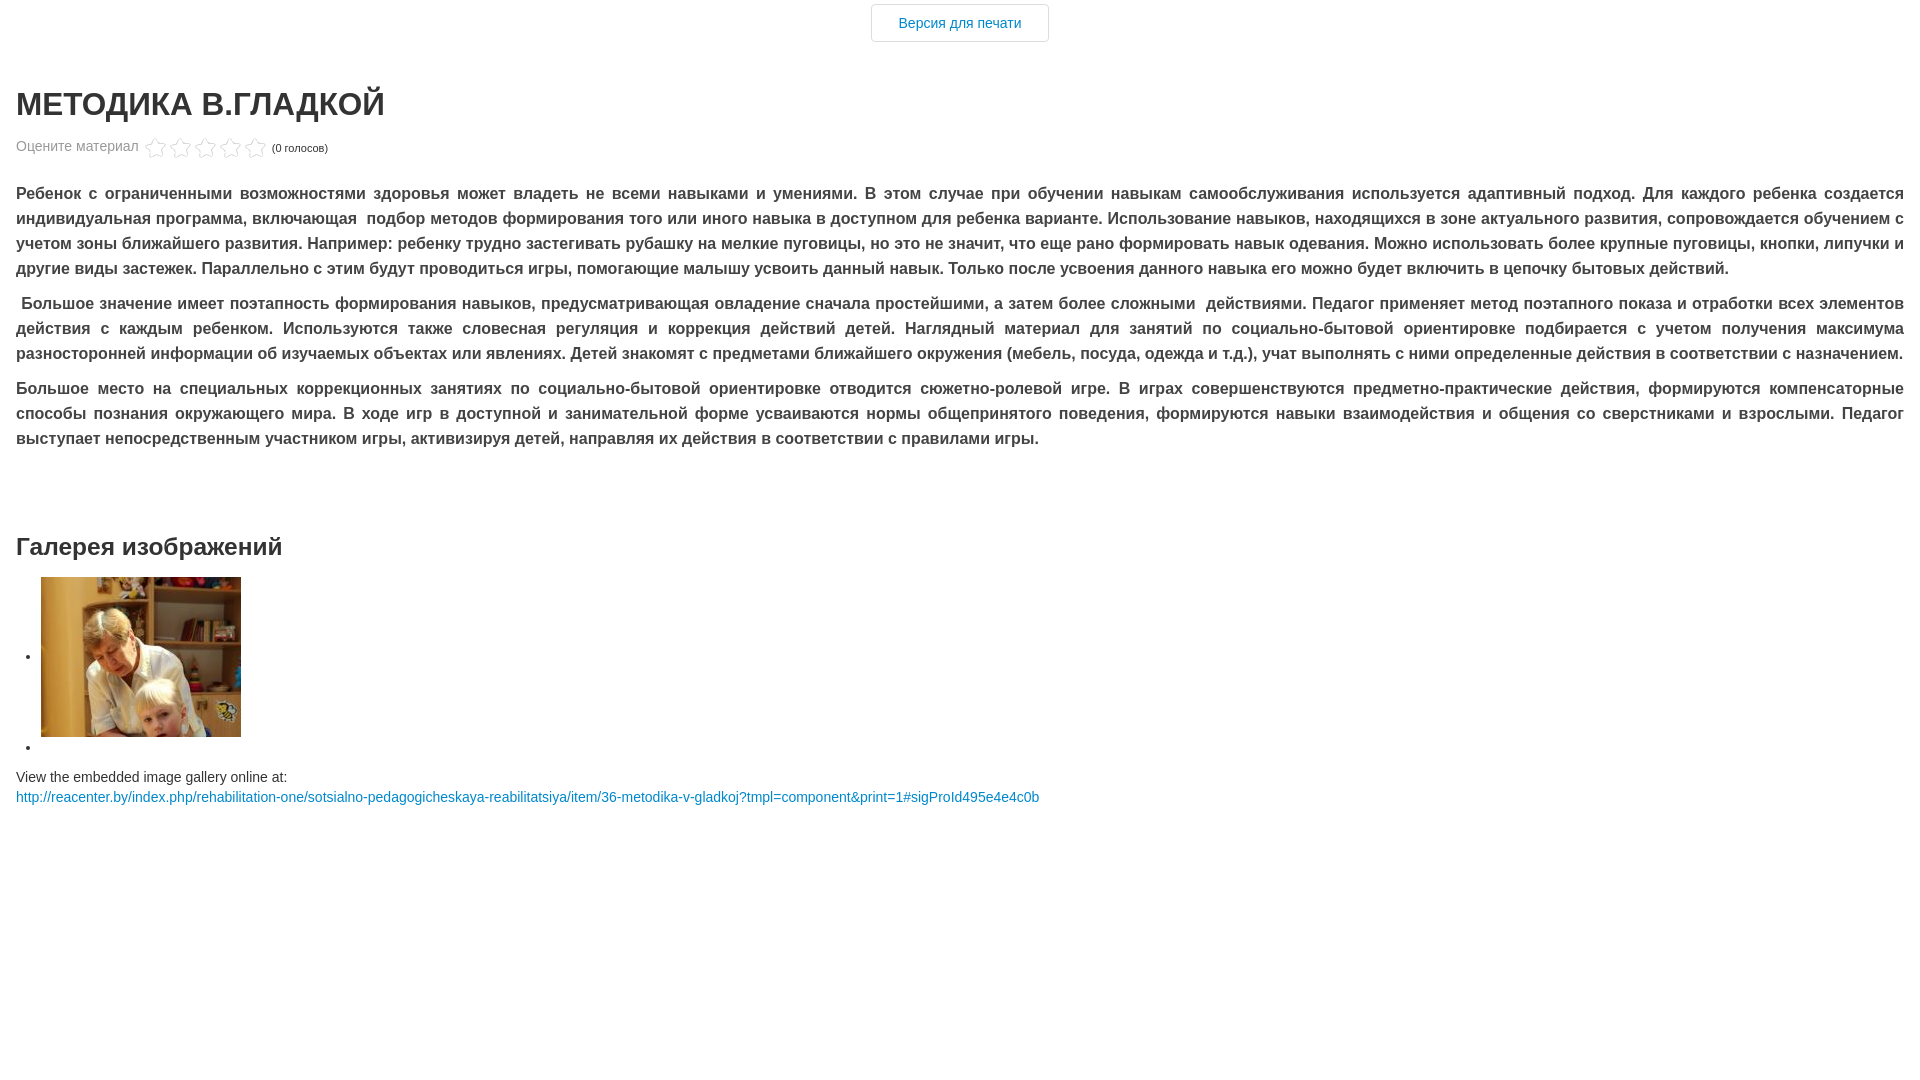 The image size is (1920, 1080). I want to click on '3', so click(180, 147).